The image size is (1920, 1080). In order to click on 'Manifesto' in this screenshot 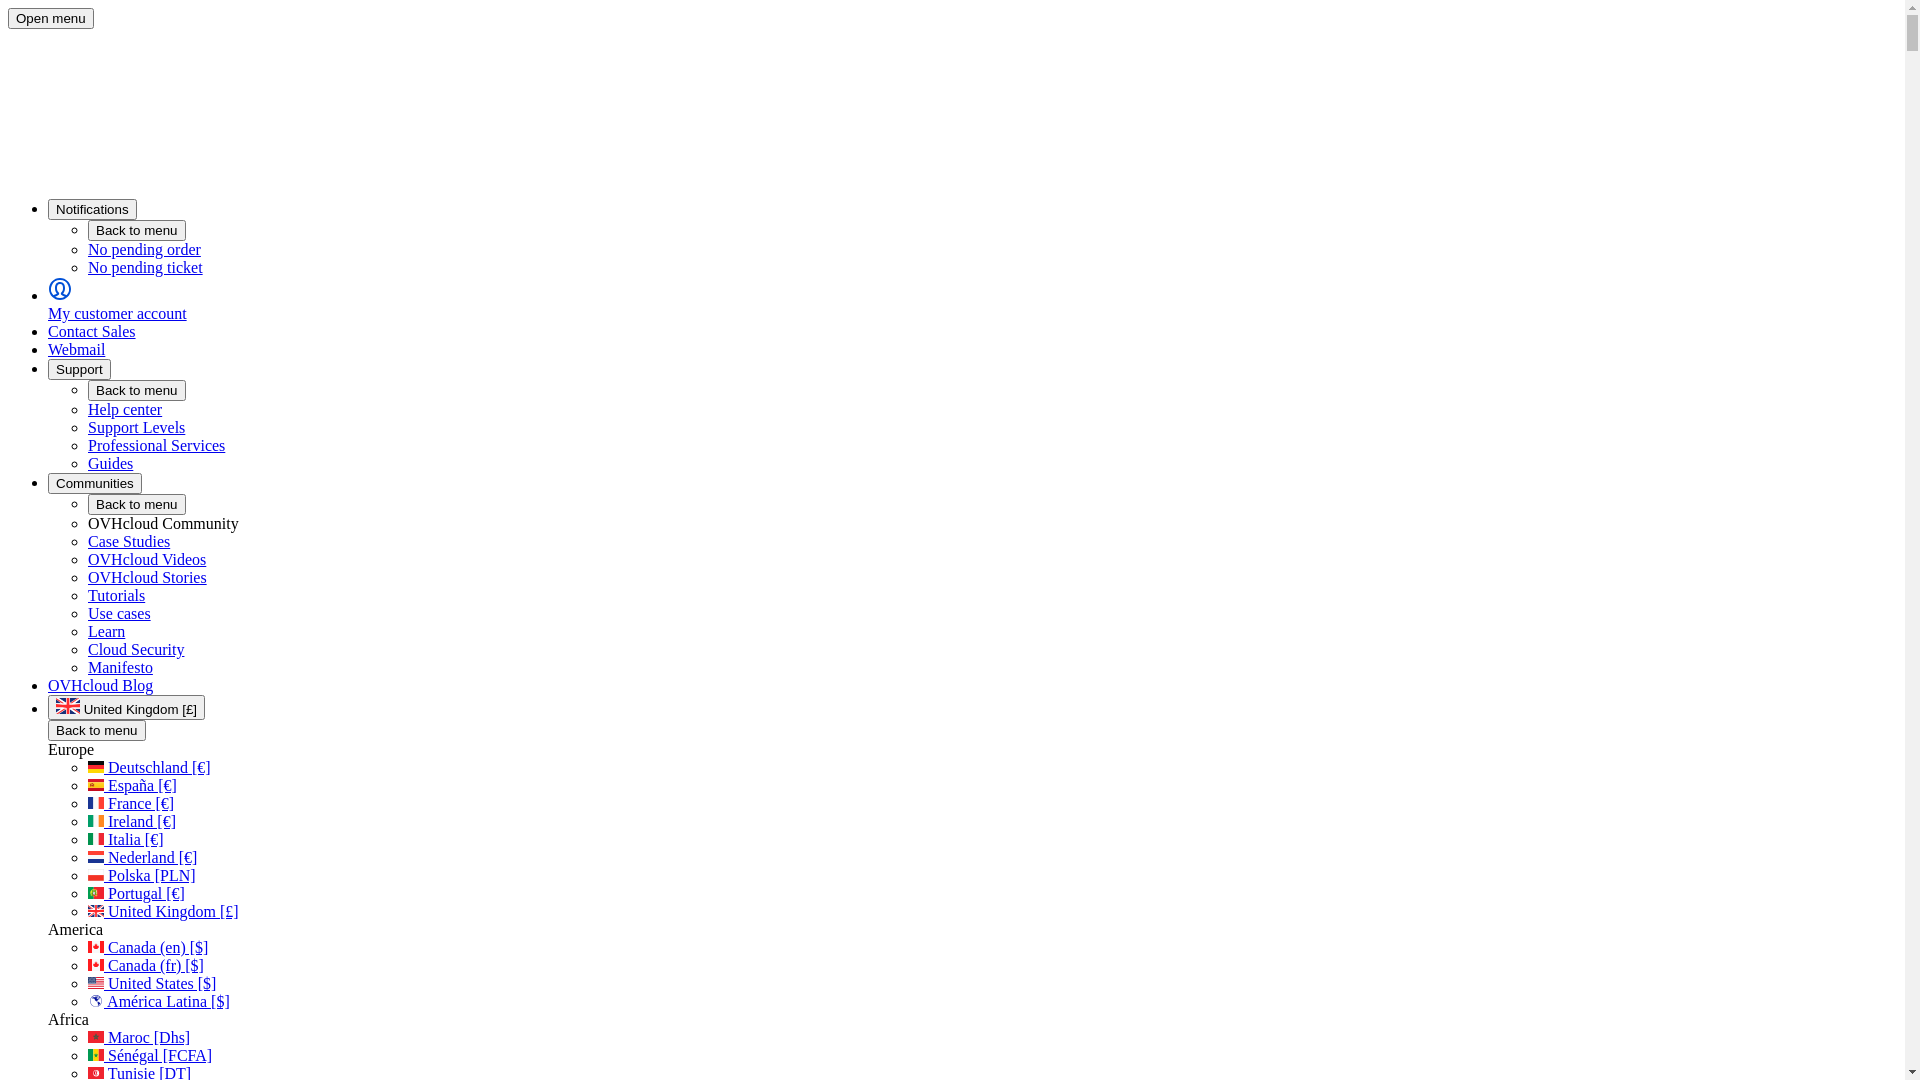, I will do `click(86, 667)`.